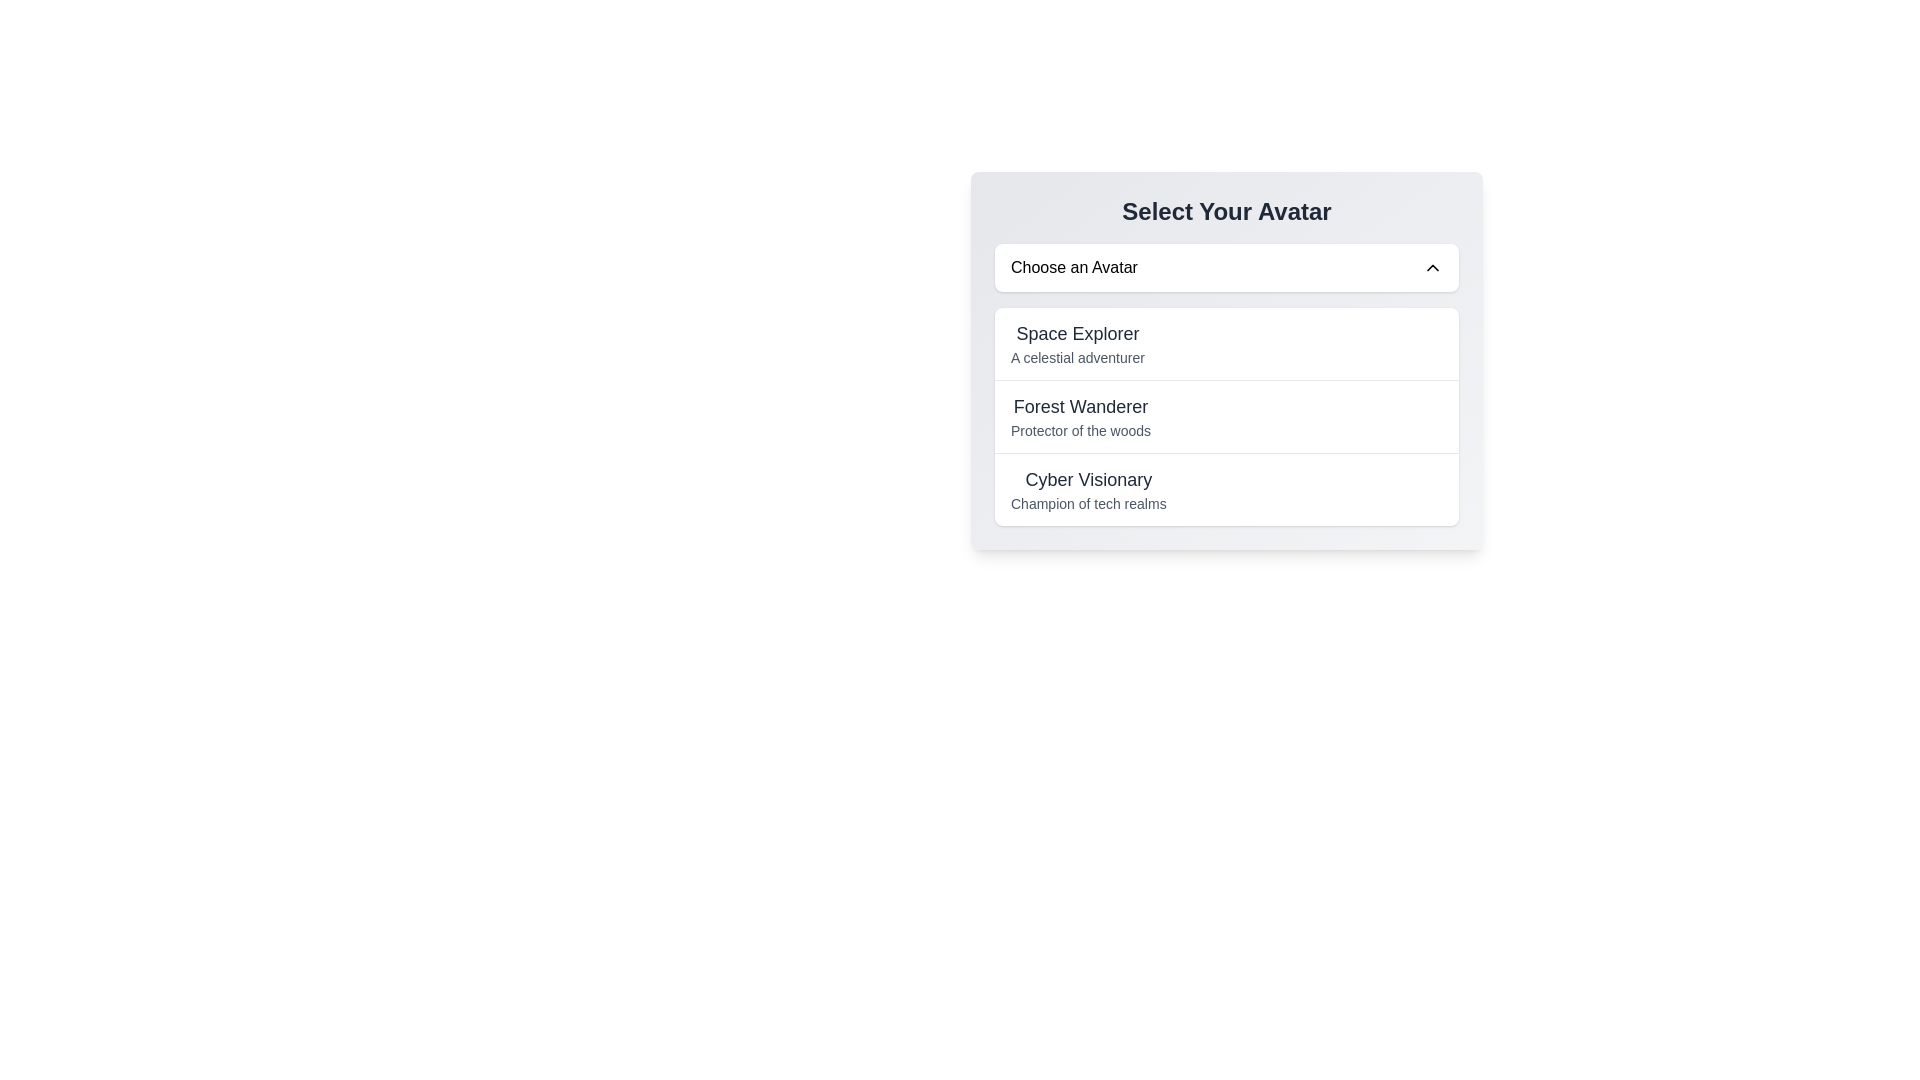 Image resolution: width=1920 pixels, height=1080 pixels. What do you see at coordinates (1079, 406) in the screenshot?
I see `the static text label displaying the title 'Forest Wanderer', which is styled as a header in dark gray, located in the dropdown selection of avatars` at bounding box center [1079, 406].